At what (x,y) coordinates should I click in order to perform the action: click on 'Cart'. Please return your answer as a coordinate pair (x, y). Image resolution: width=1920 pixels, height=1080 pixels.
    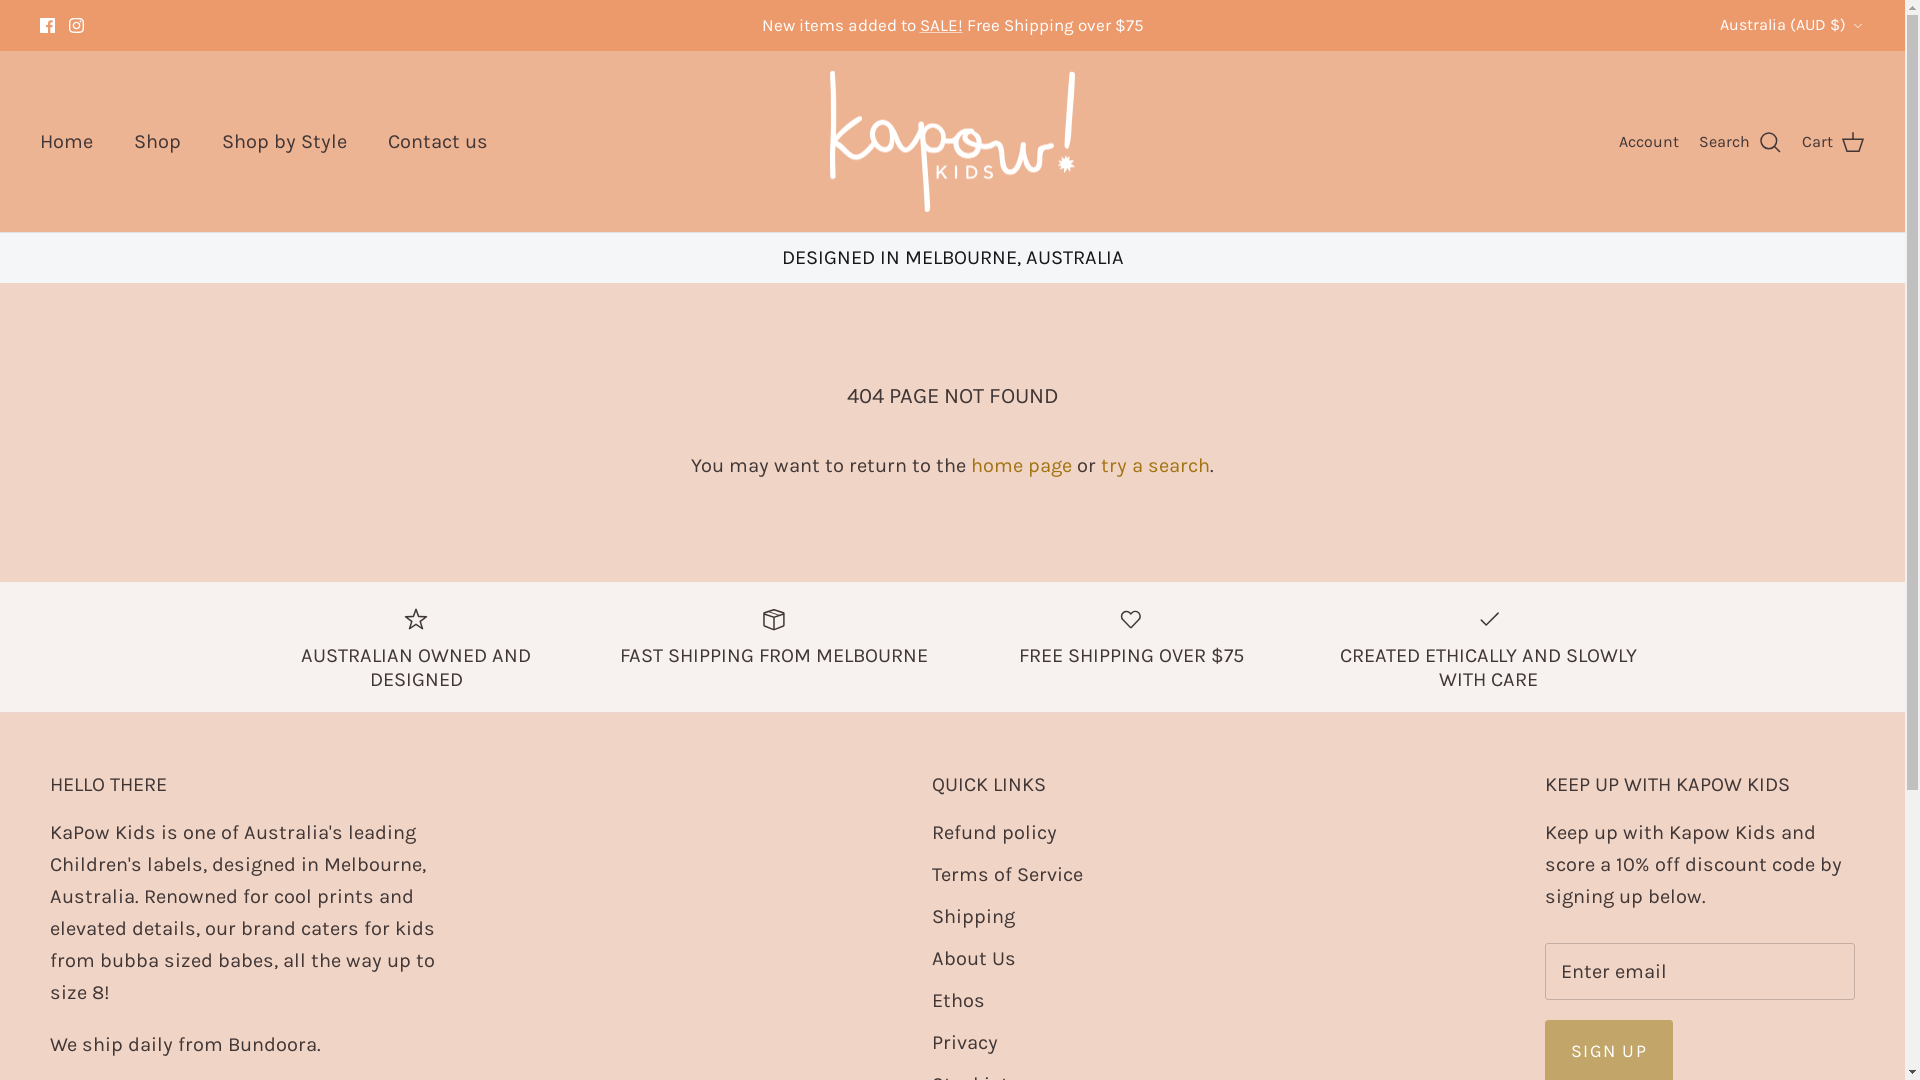
    Looking at the image, I should click on (1833, 141).